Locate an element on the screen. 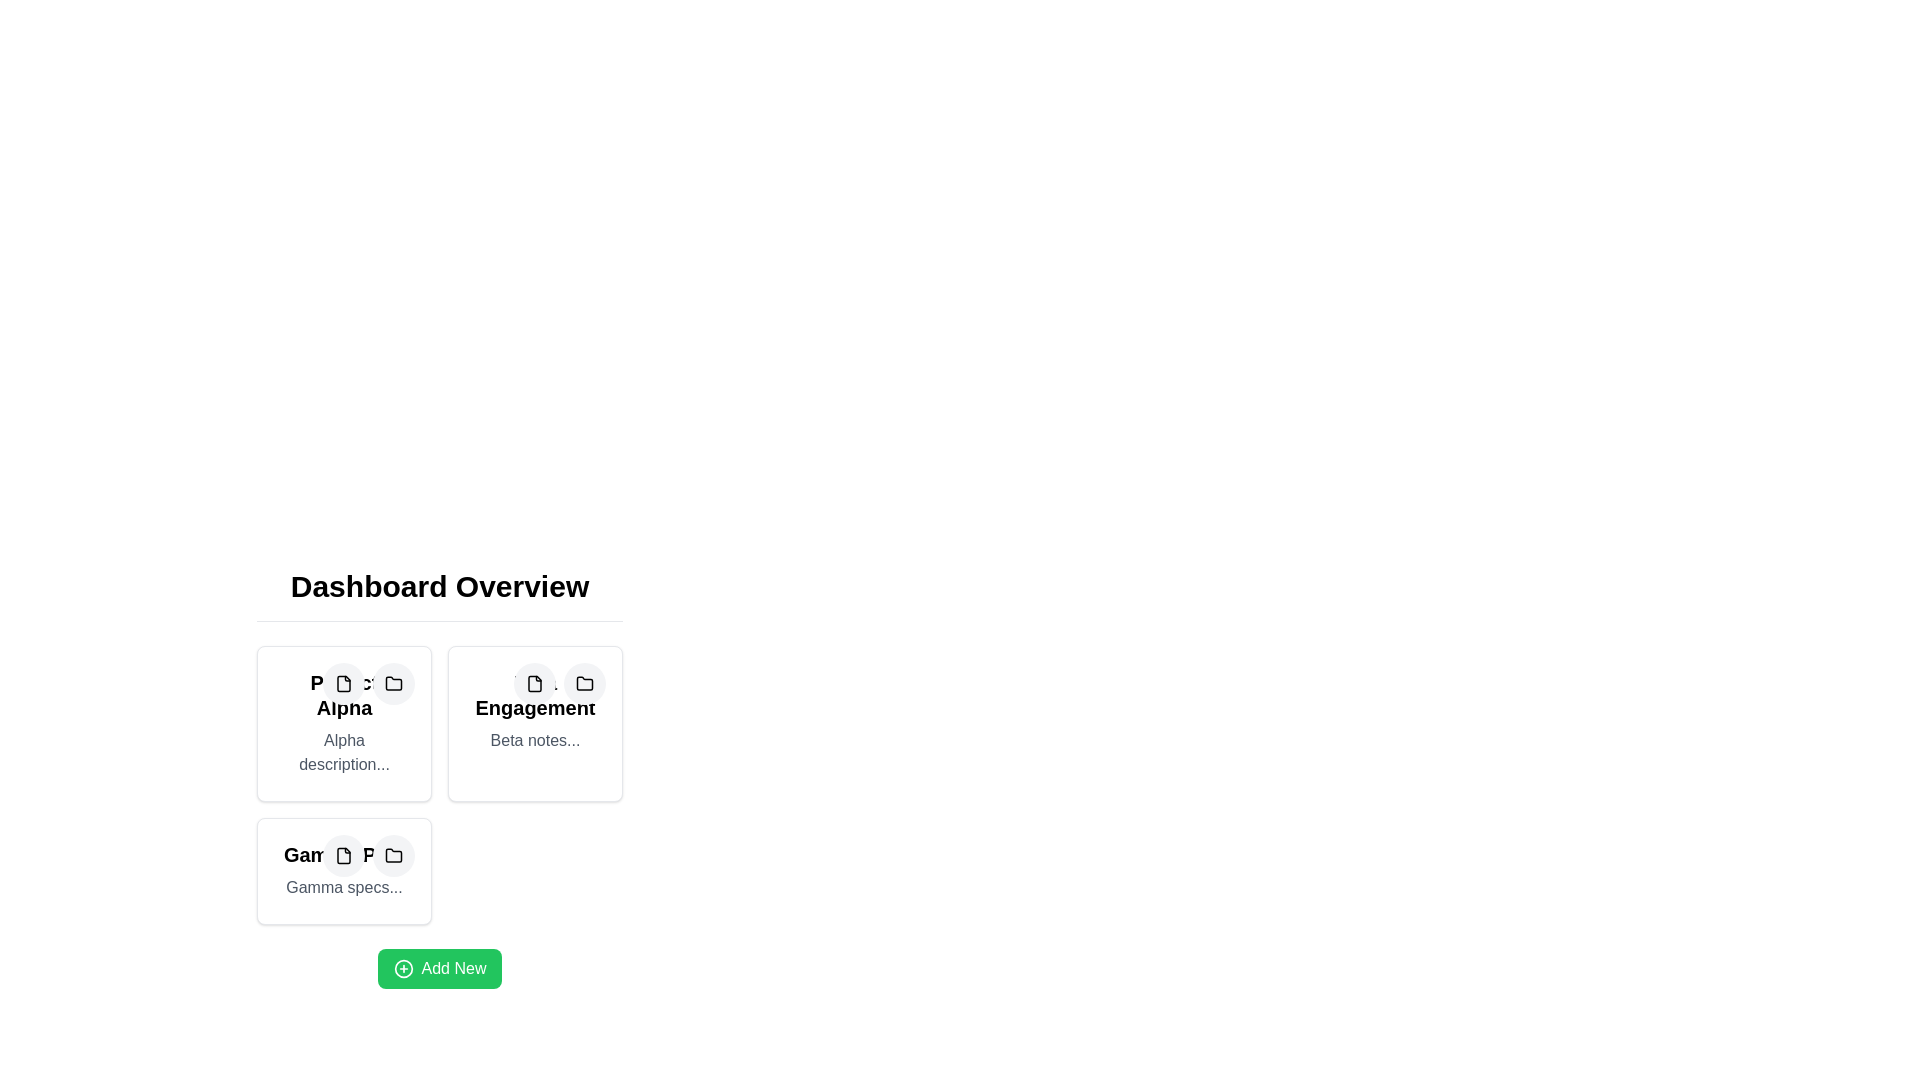 This screenshot has width=1920, height=1080. the file-related action icon located within the 'Engagement' card is located at coordinates (534, 682).